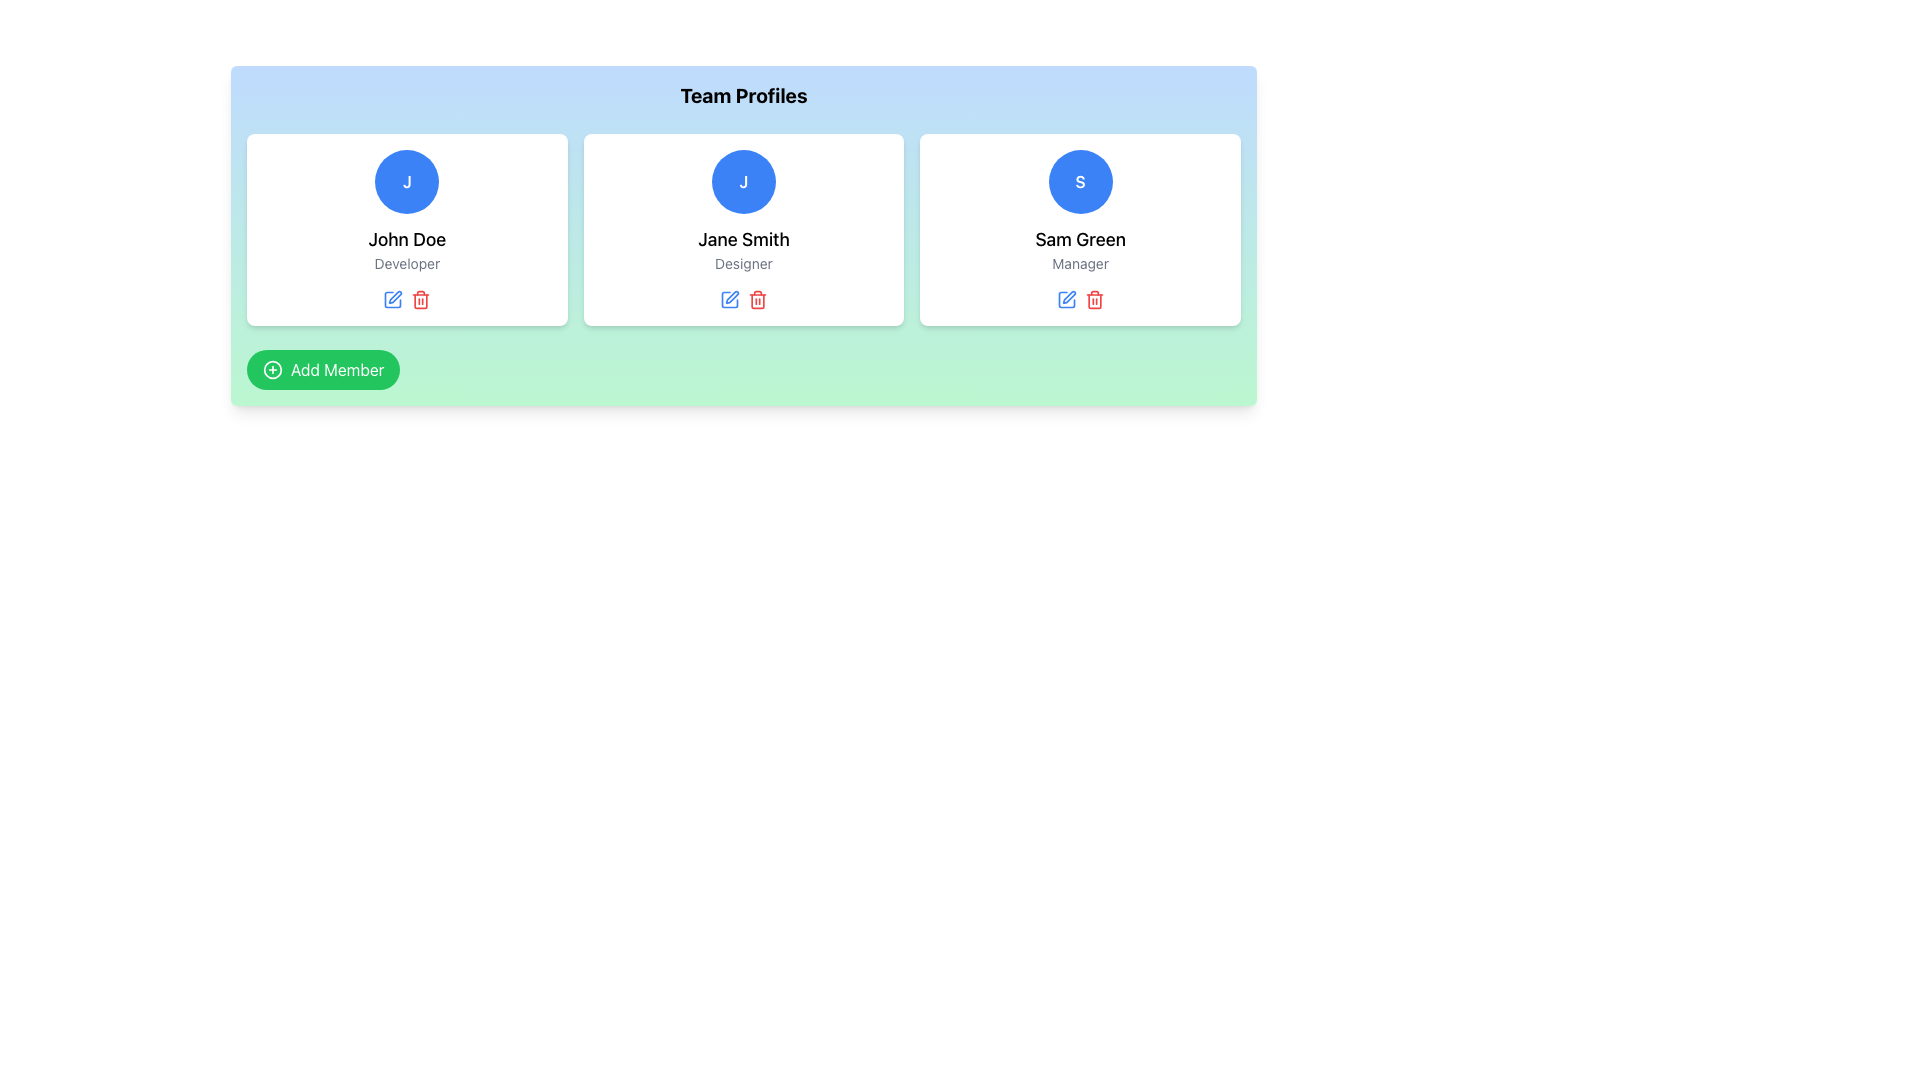 This screenshot has width=1920, height=1080. Describe the element at coordinates (743, 96) in the screenshot. I see `the text element displaying 'Team Profiles' in bold, centered formatting at the top of the card-like section` at that location.